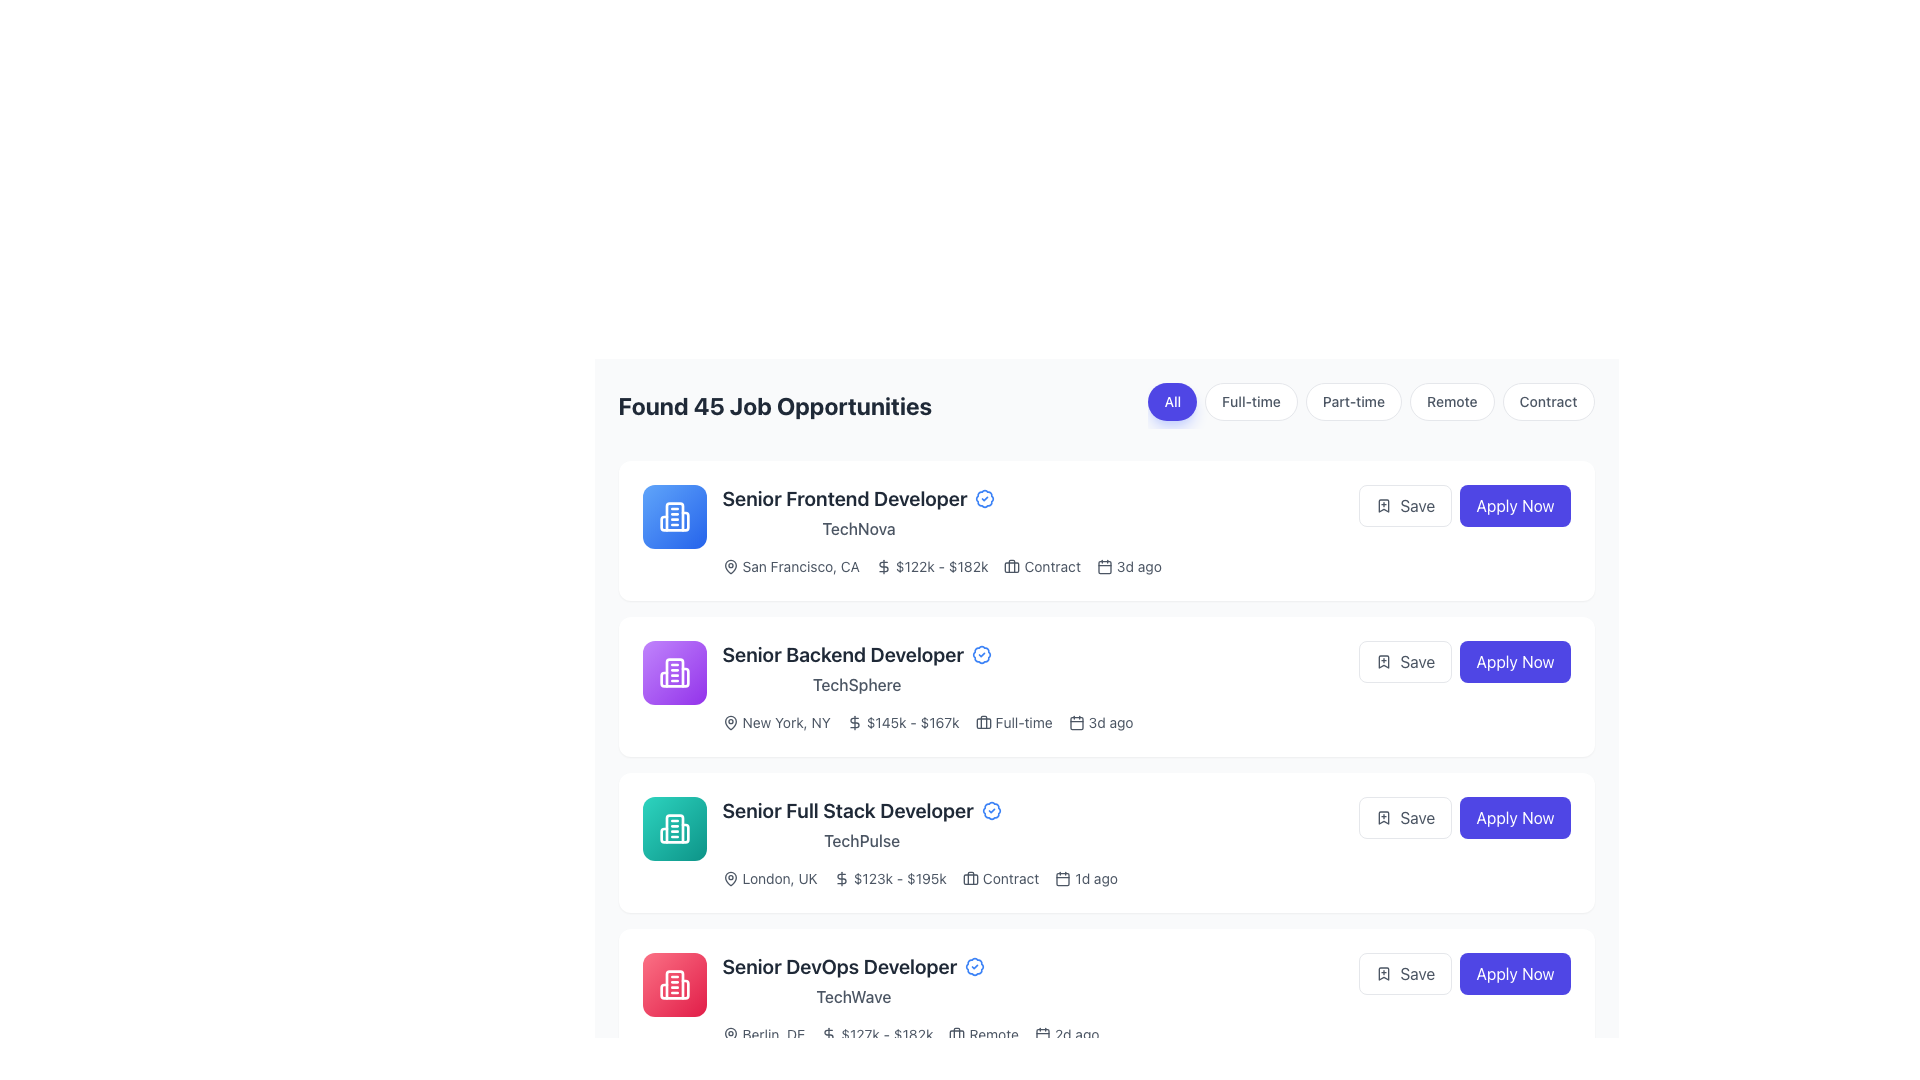 Image resolution: width=1920 pixels, height=1080 pixels. What do you see at coordinates (1383, 504) in the screenshot?
I see `the save icon located to the left of the 'Save' text within the button group on the right-hand side of the job listing interface for accessibility navigation` at bounding box center [1383, 504].